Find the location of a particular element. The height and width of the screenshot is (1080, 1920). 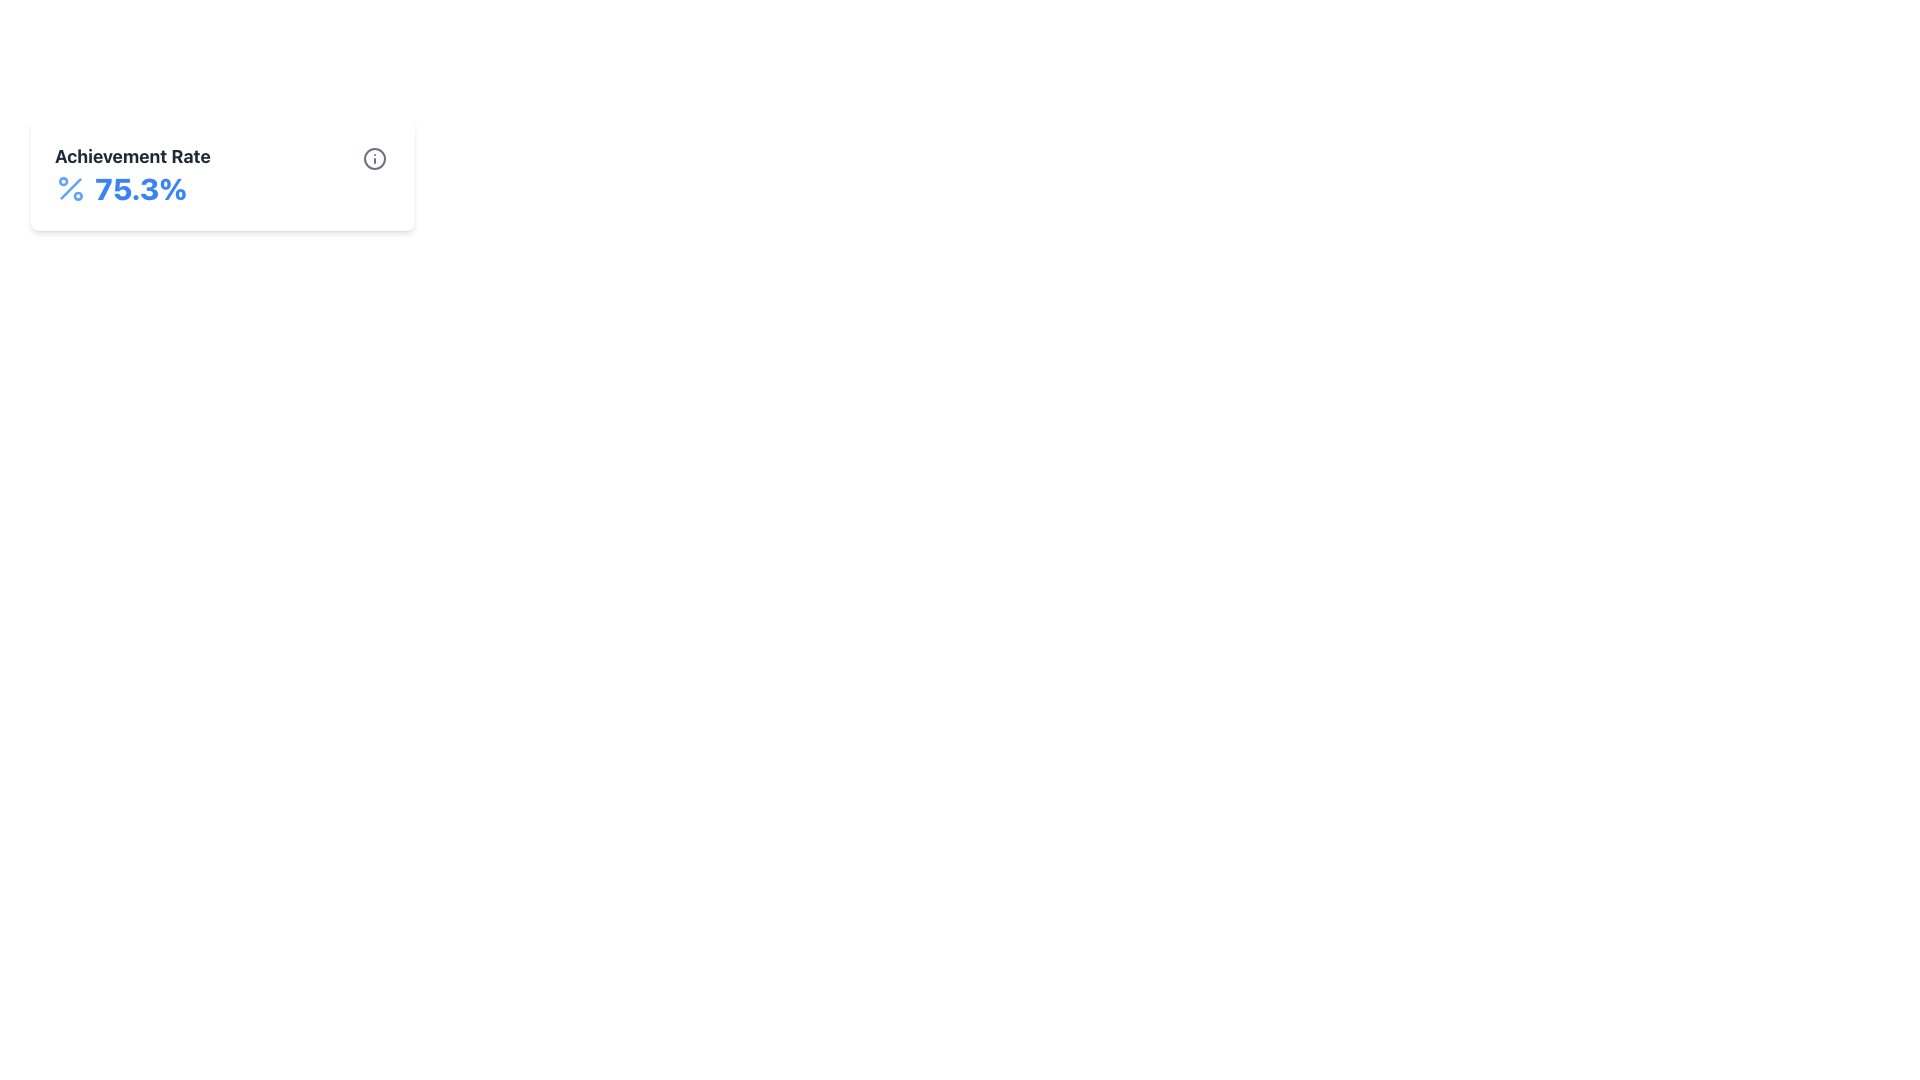

the 'Achievement Rate' text display element that shows the percentage value '75.3%' is located at coordinates (131, 173).